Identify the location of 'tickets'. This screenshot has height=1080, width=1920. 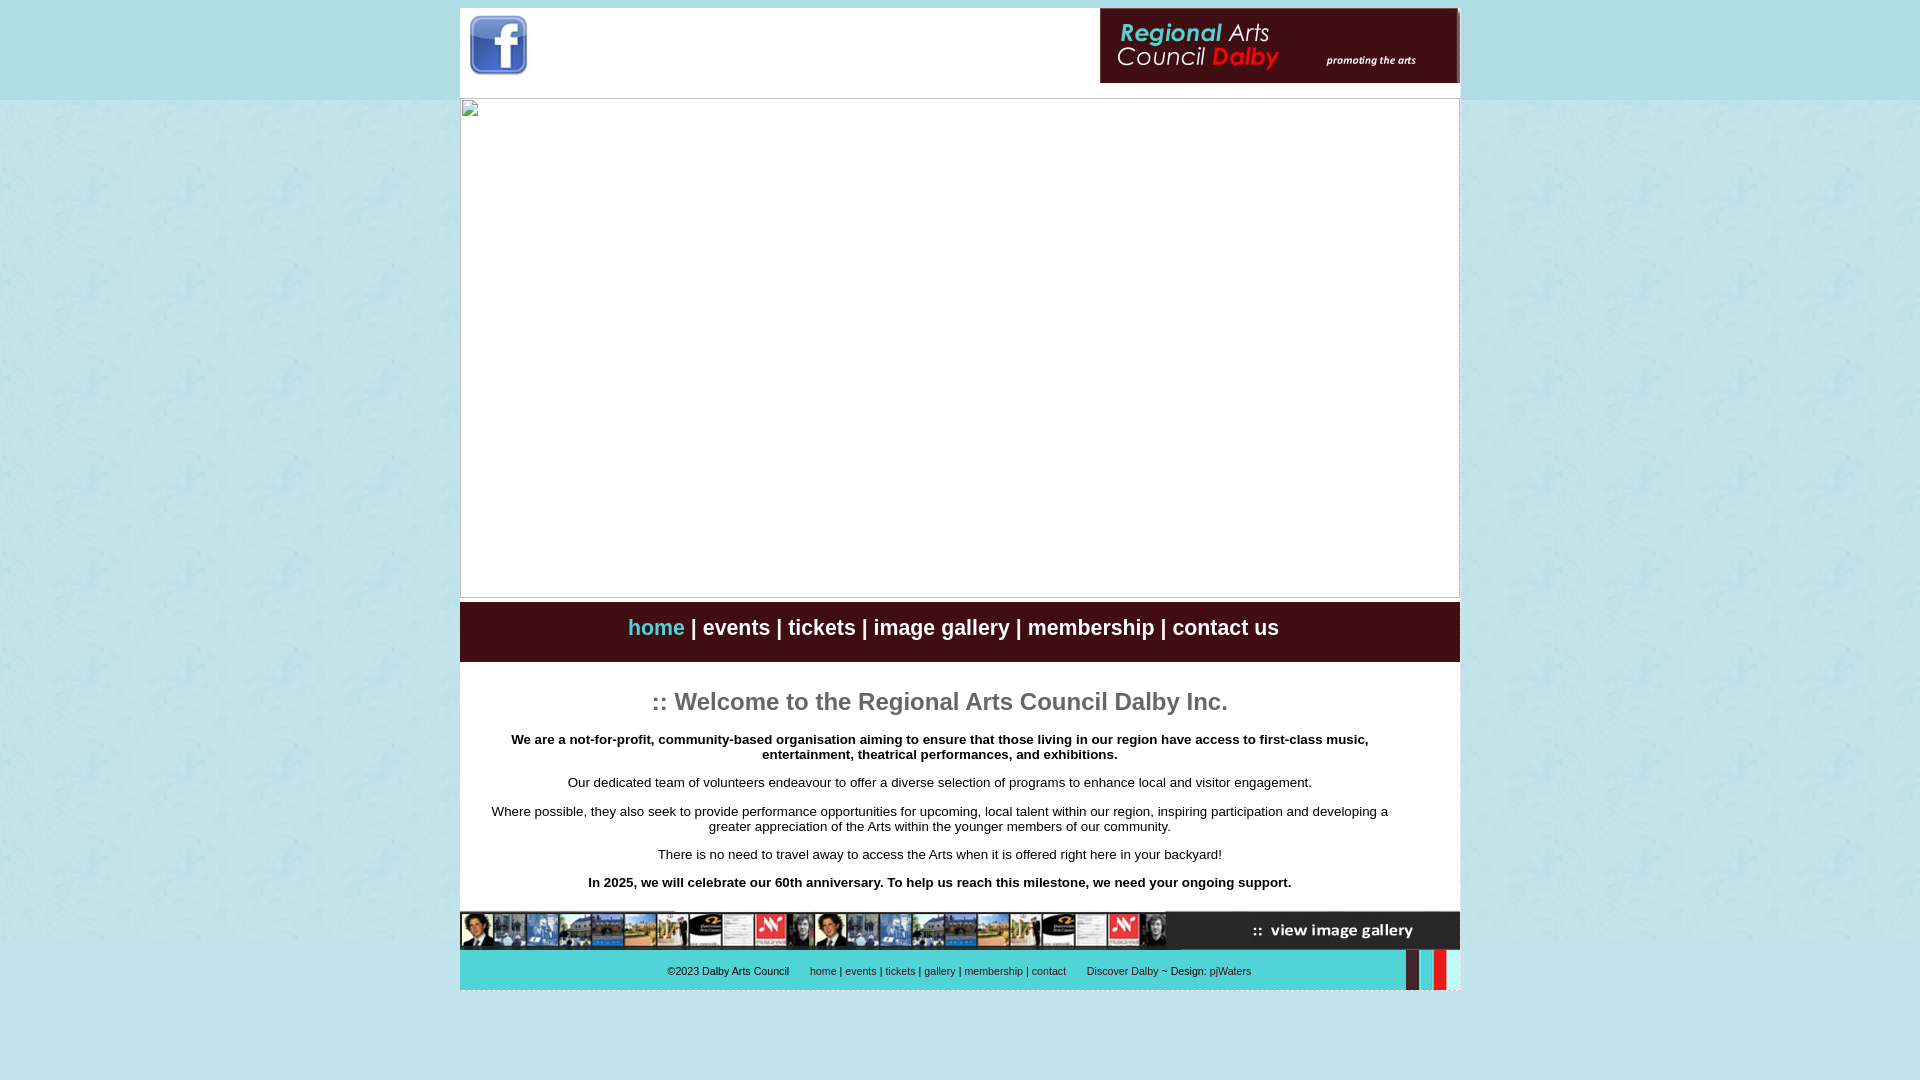
(786, 627).